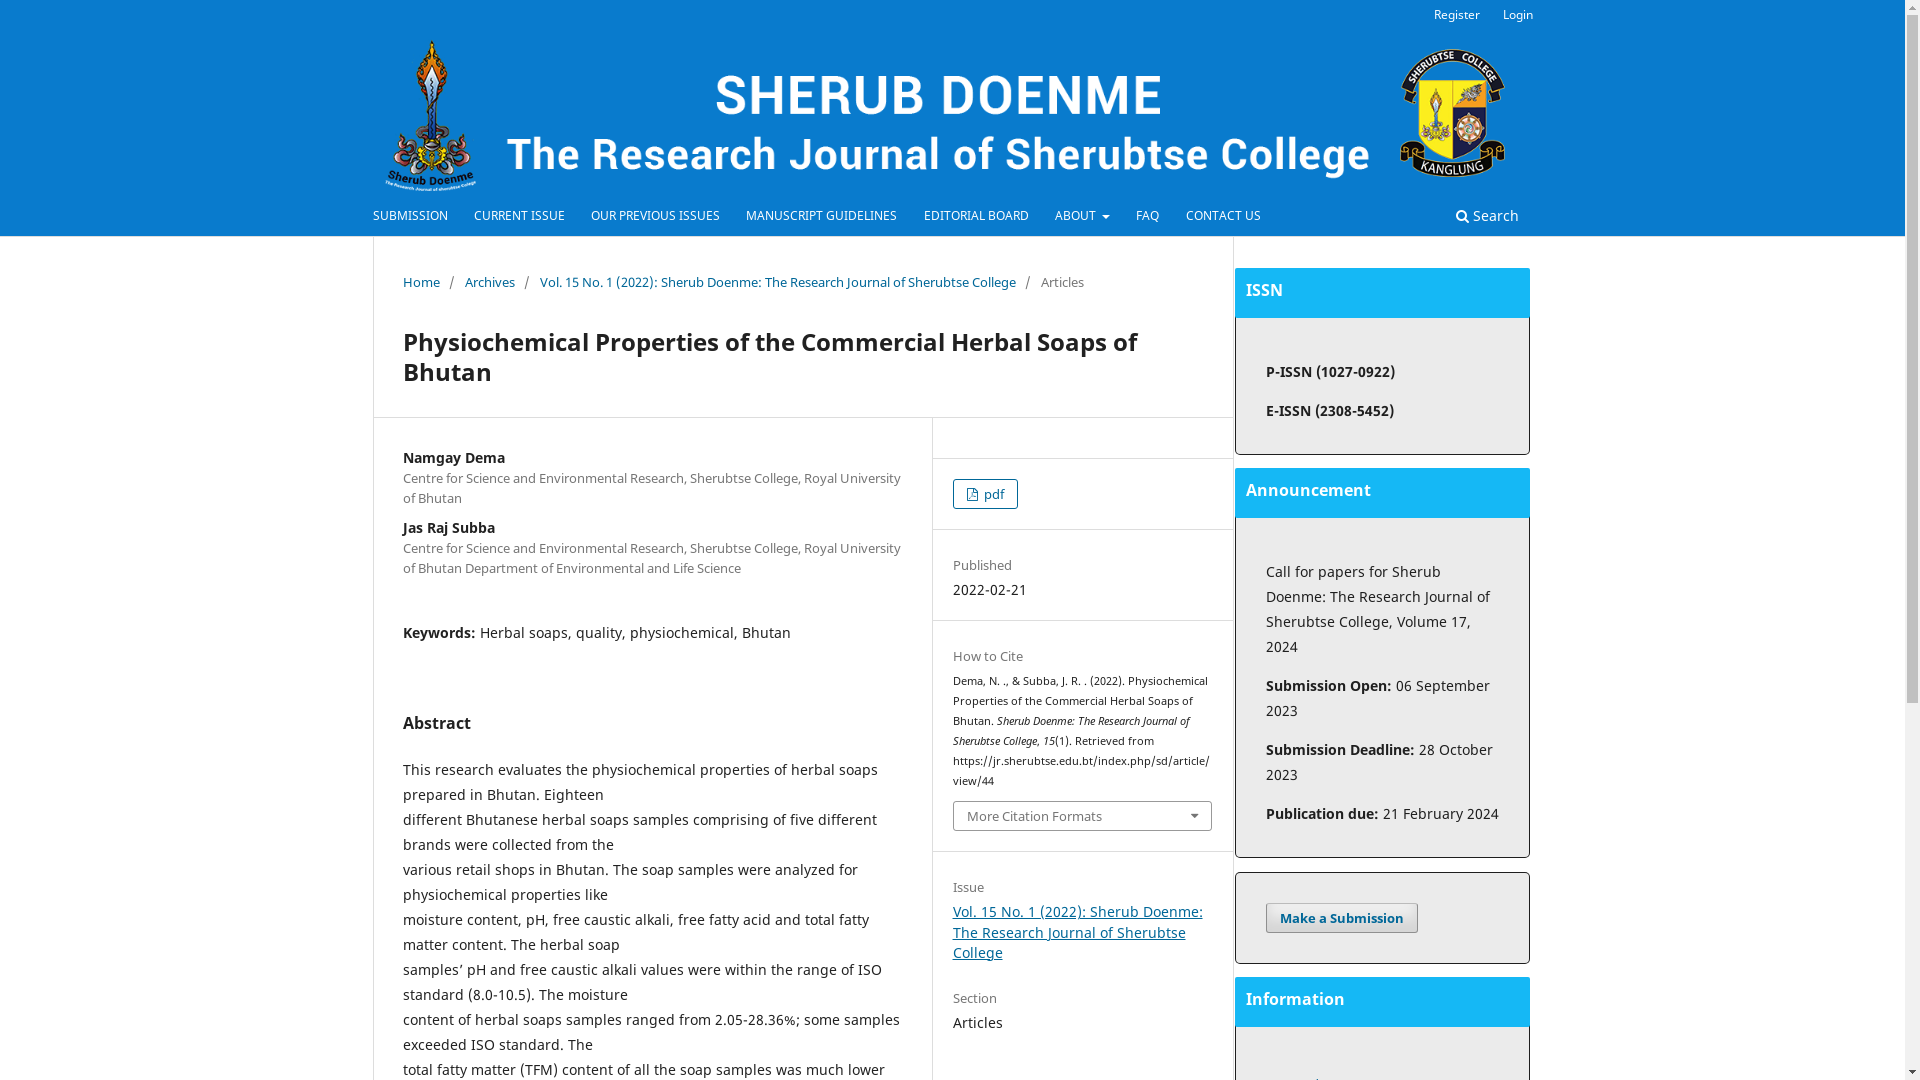 The width and height of the screenshot is (1920, 1080). Describe the element at coordinates (1222, 218) in the screenshot. I see `'CONTACT US'` at that location.